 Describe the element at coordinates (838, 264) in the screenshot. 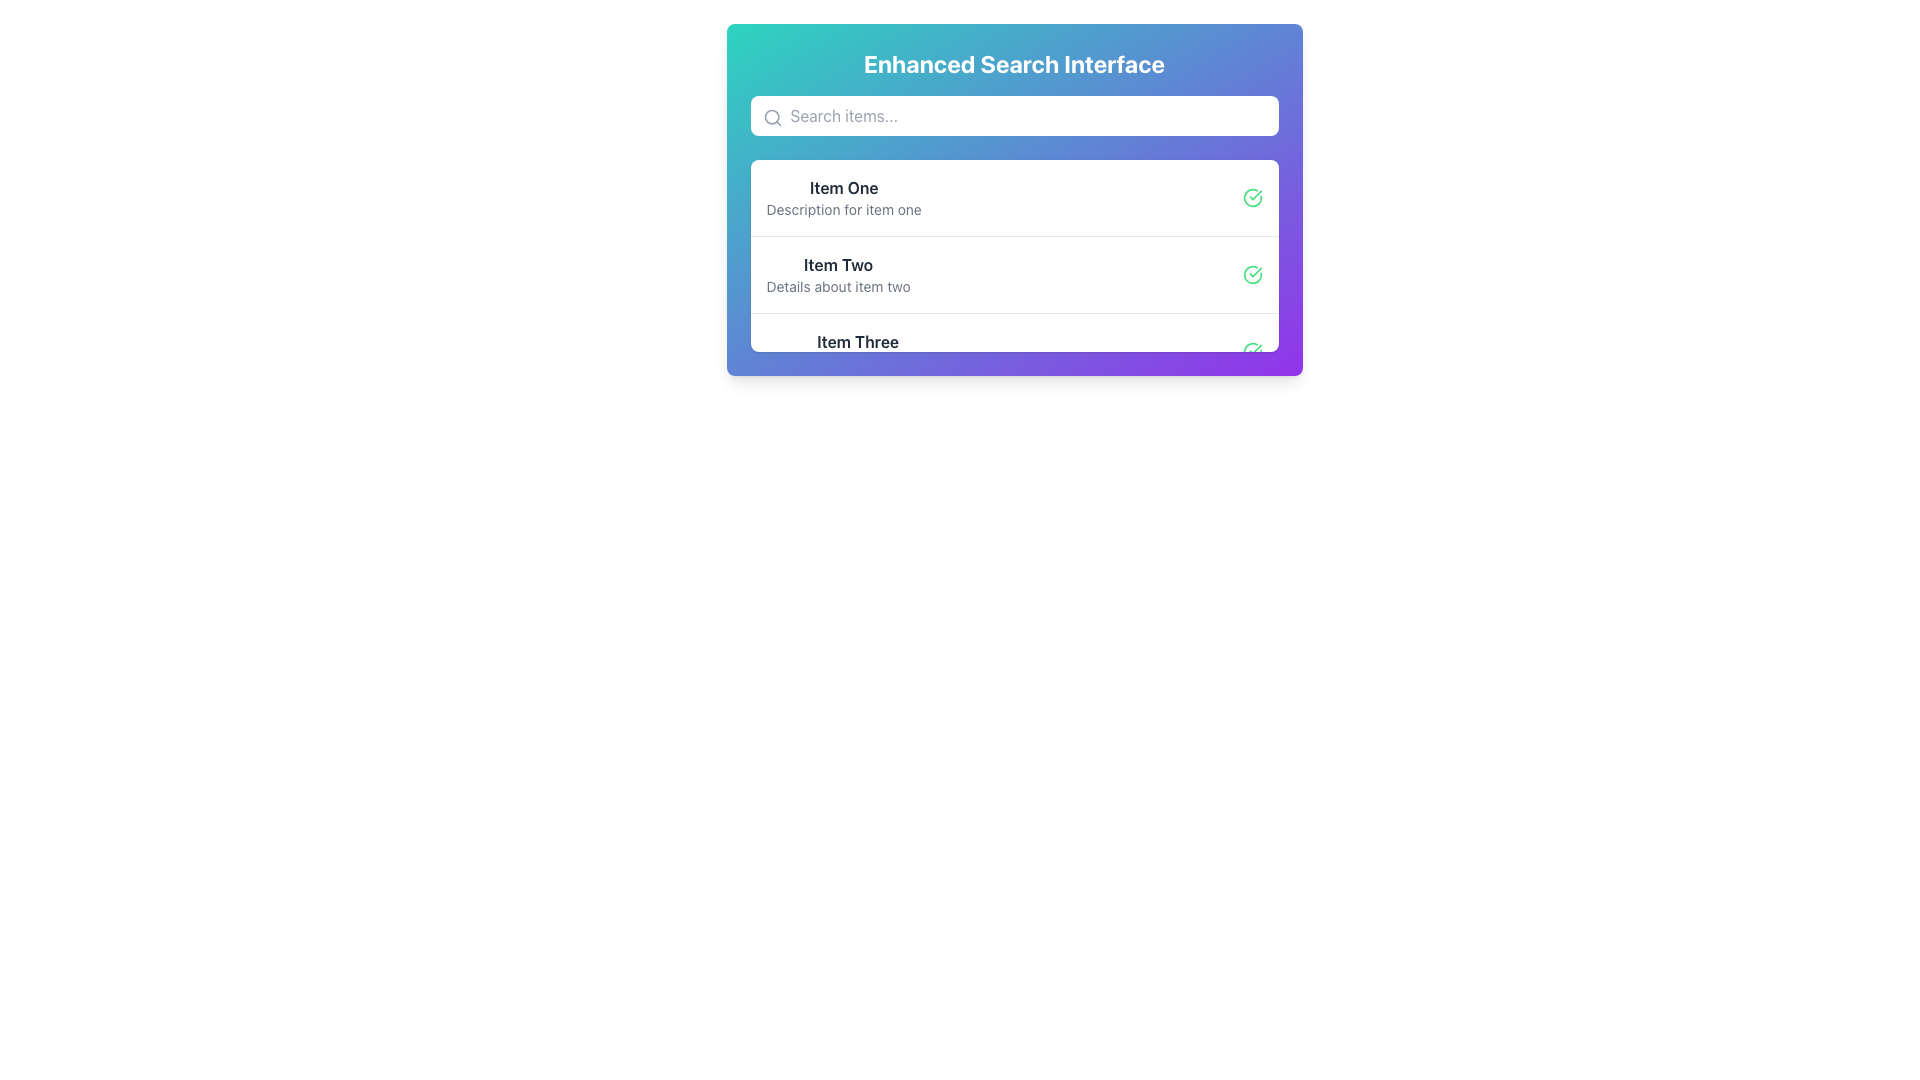

I see `the text label displaying 'Item Two' in bold dark gray font, which is positioned above the description 'Details about item two' within the structured list of the 'Enhanced Search Interface'` at that location.